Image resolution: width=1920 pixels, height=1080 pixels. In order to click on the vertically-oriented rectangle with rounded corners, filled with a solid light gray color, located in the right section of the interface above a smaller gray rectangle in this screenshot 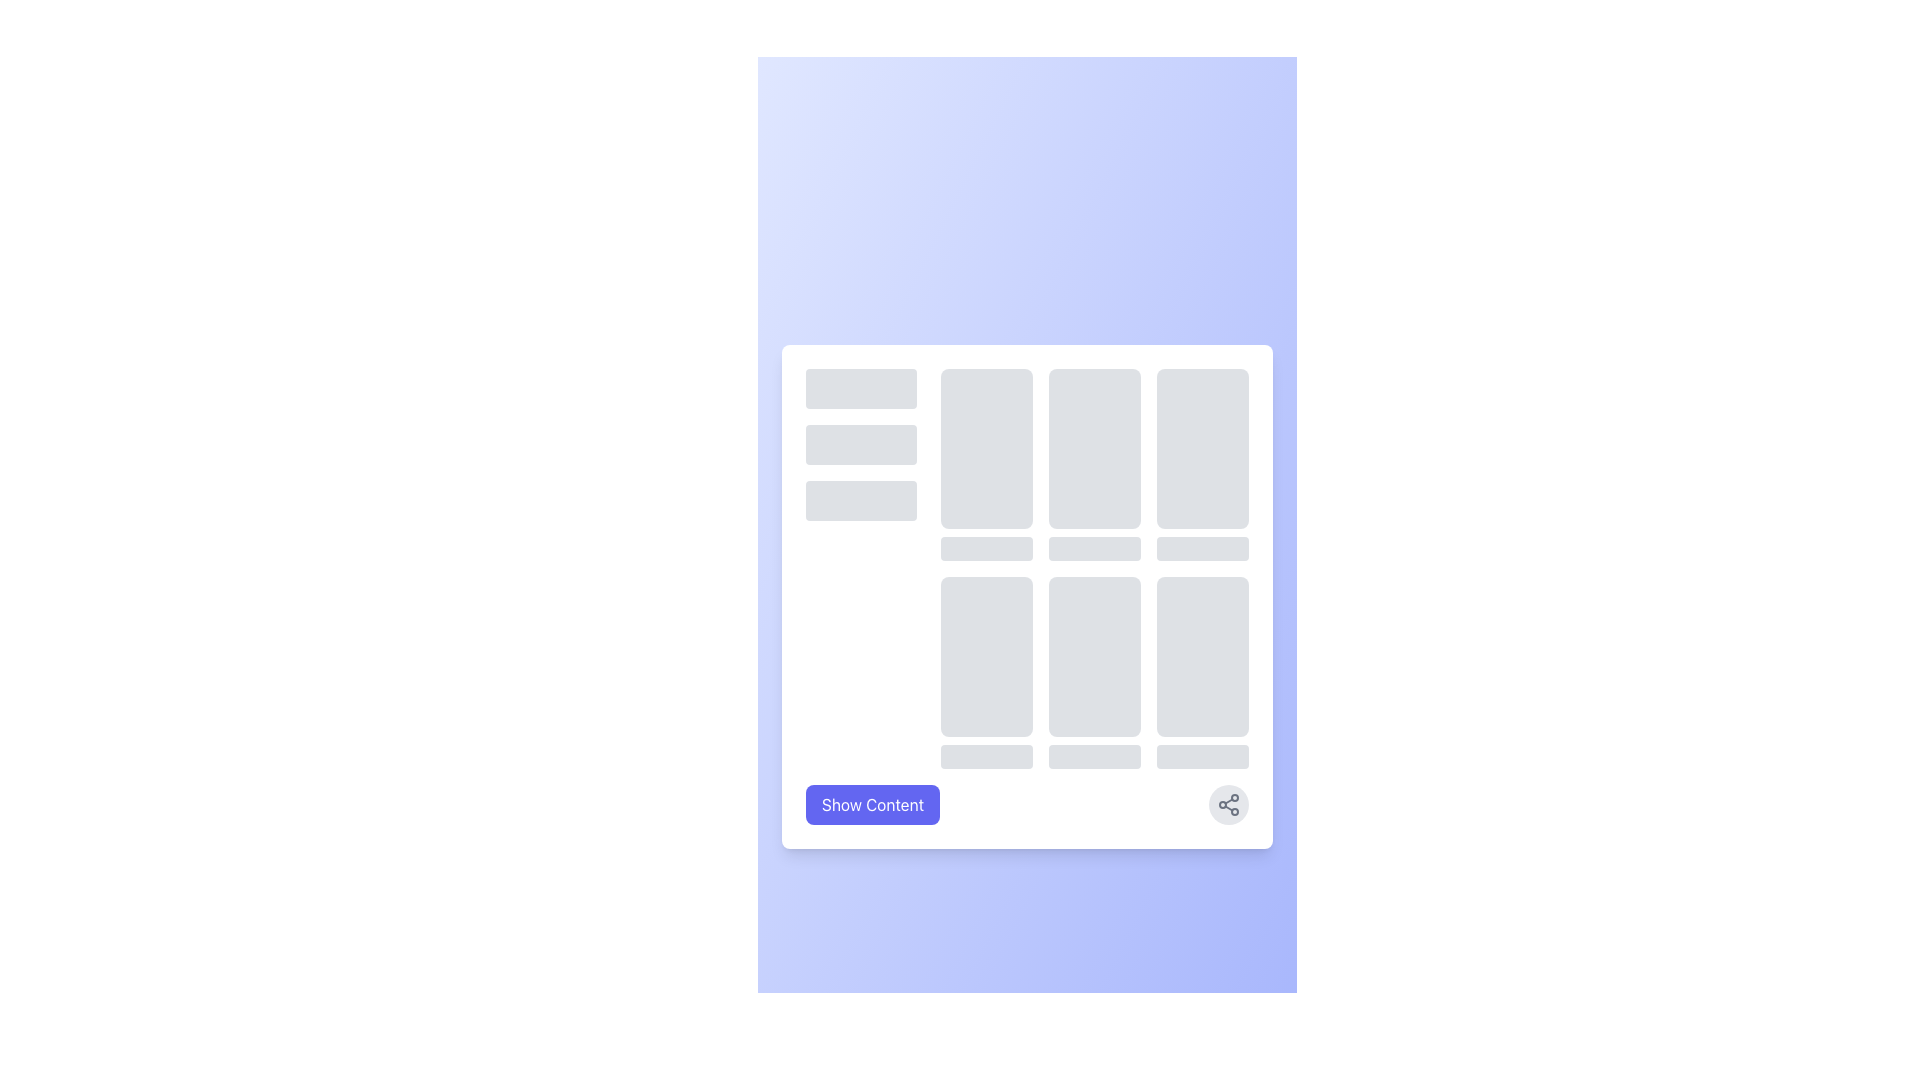, I will do `click(986, 447)`.